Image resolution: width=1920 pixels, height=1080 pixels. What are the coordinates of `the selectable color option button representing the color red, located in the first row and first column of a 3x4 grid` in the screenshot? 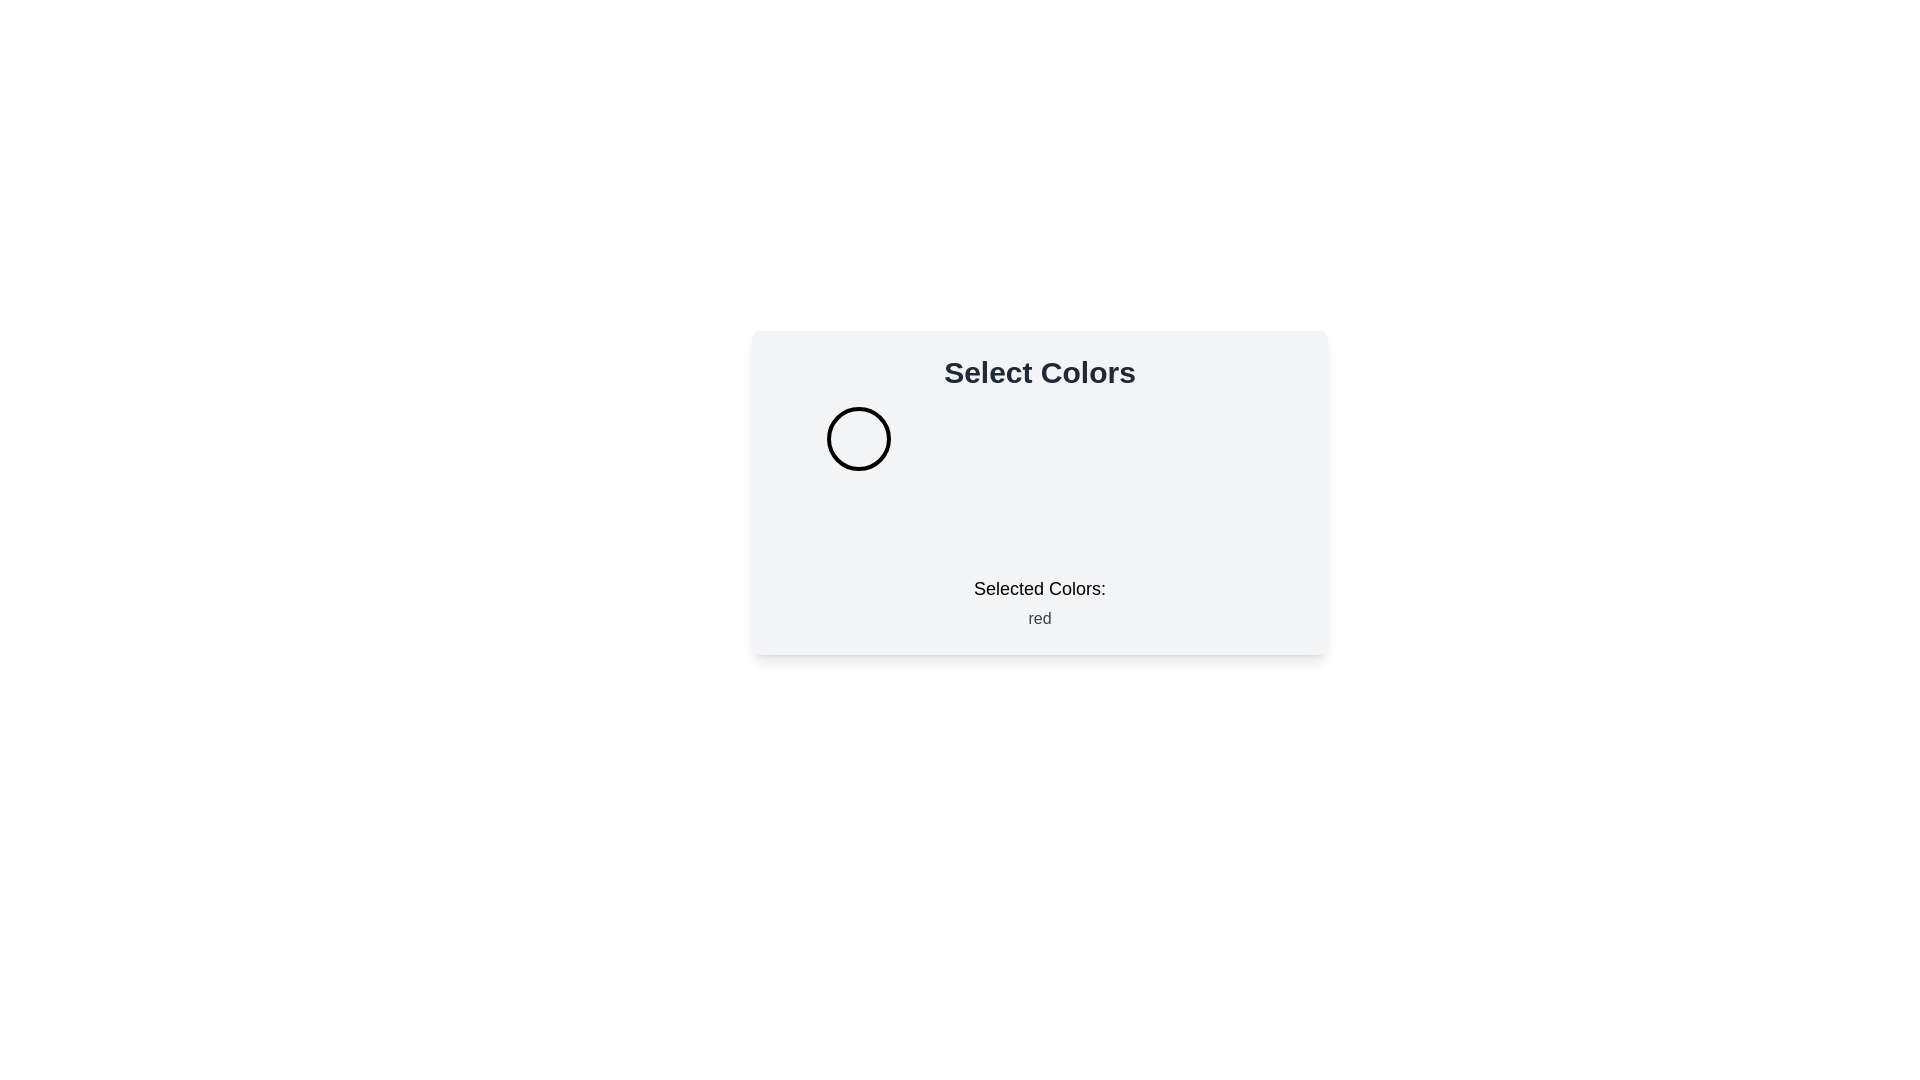 It's located at (858, 438).